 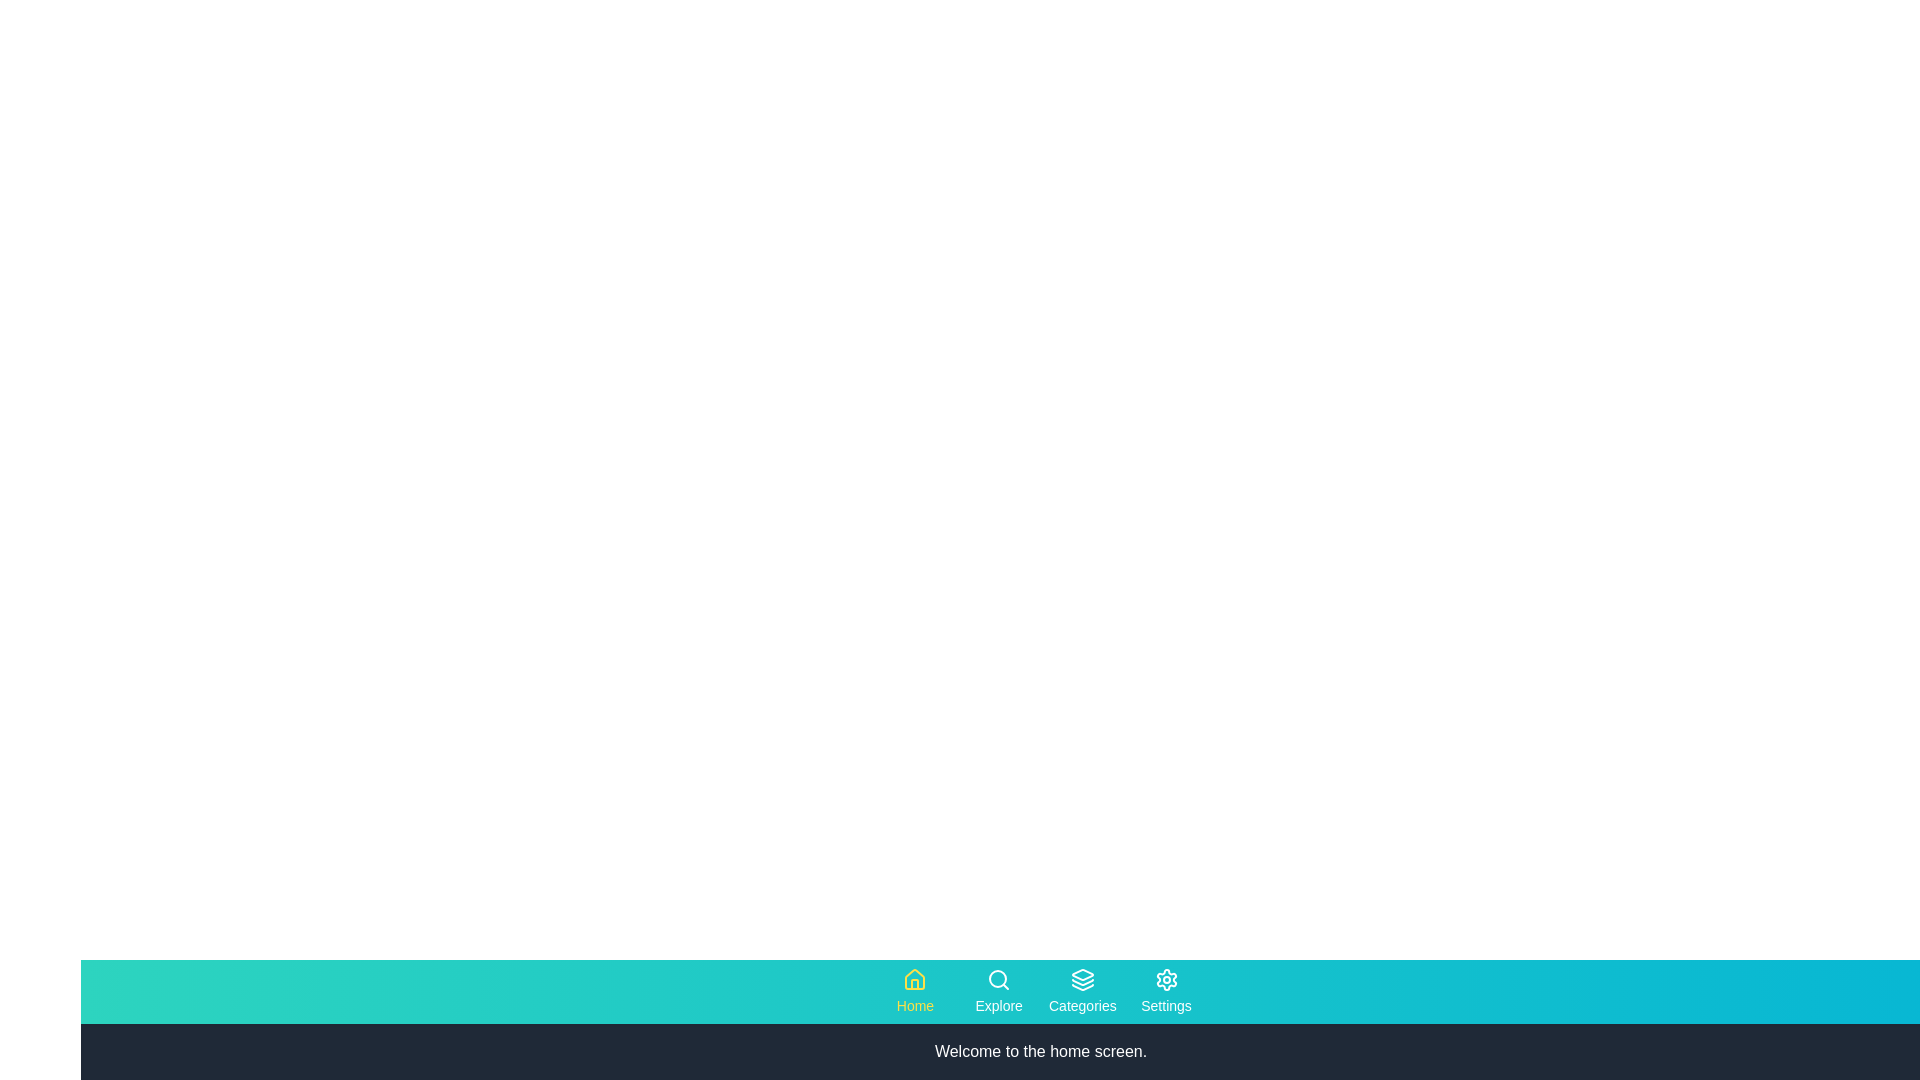 I want to click on the text of the tab labeled Categories, so click(x=1081, y=991).